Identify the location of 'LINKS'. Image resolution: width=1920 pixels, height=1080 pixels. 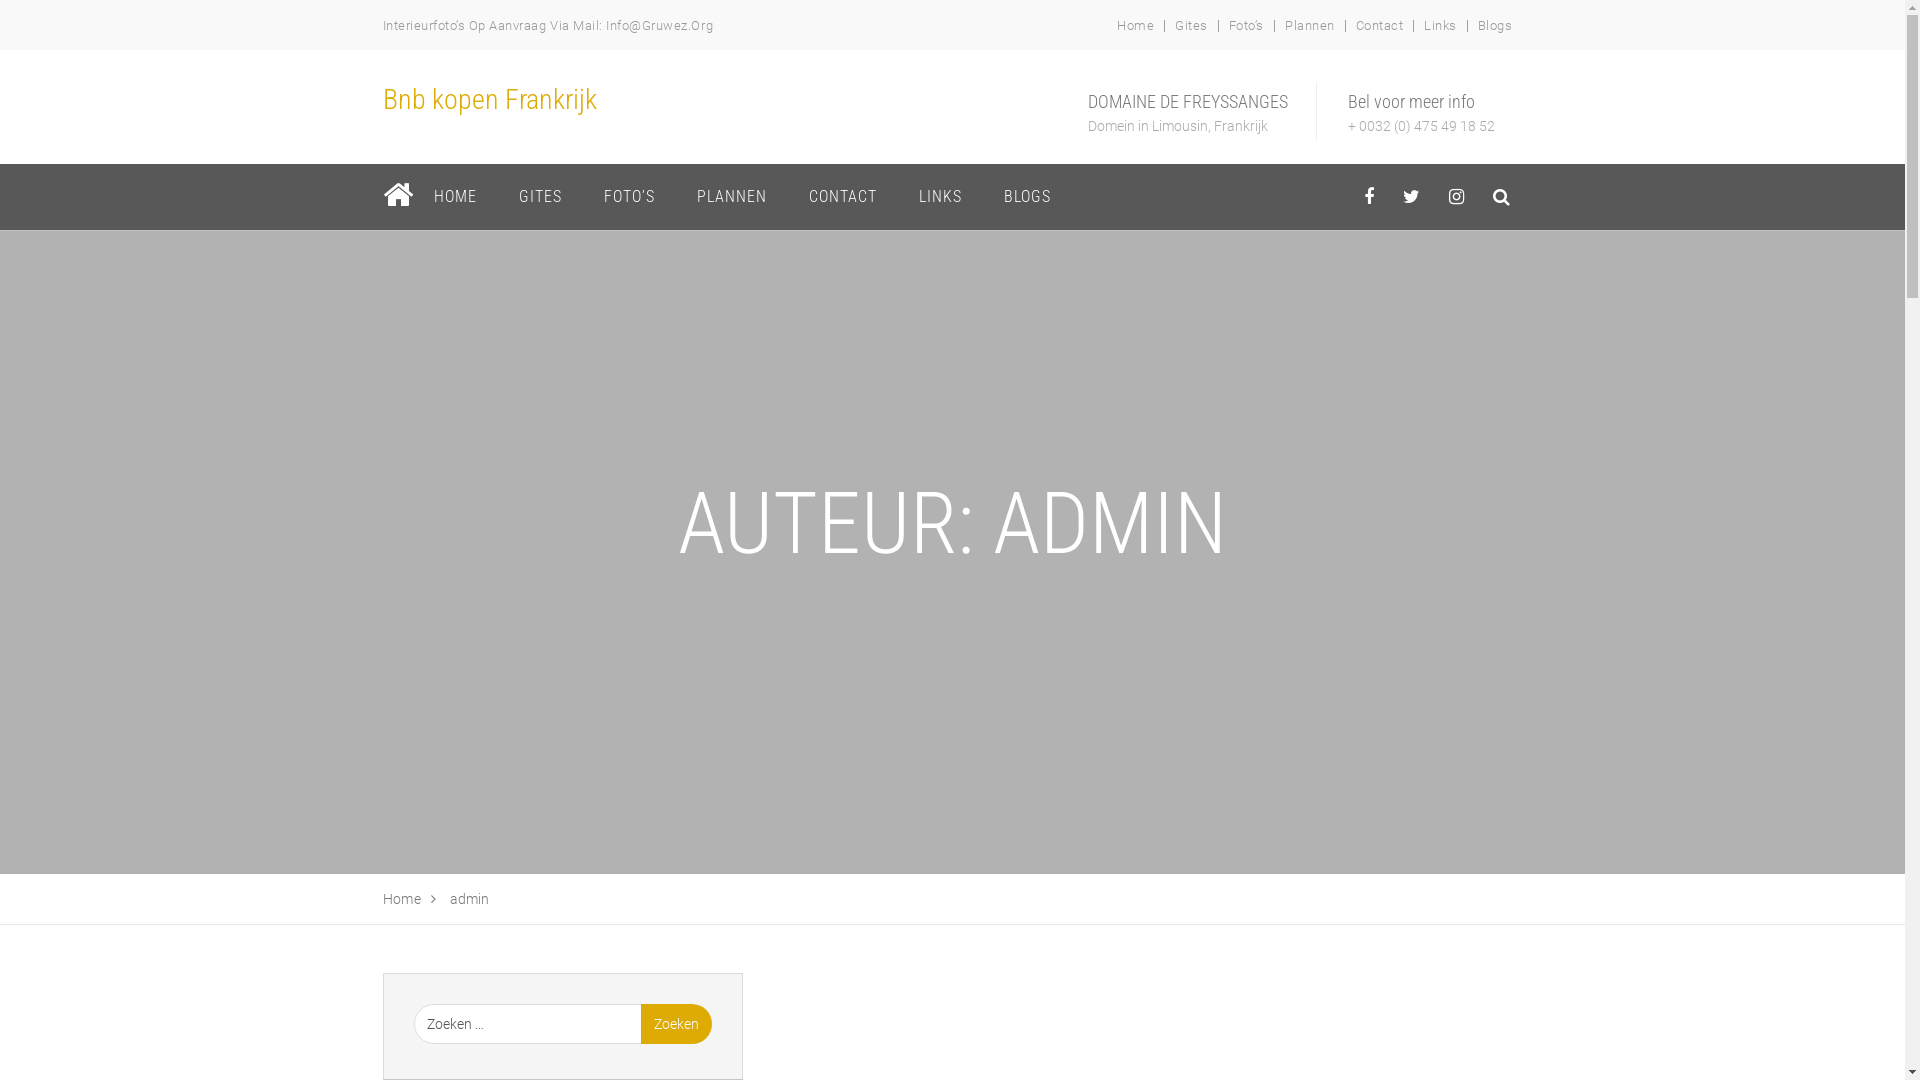
(939, 196).